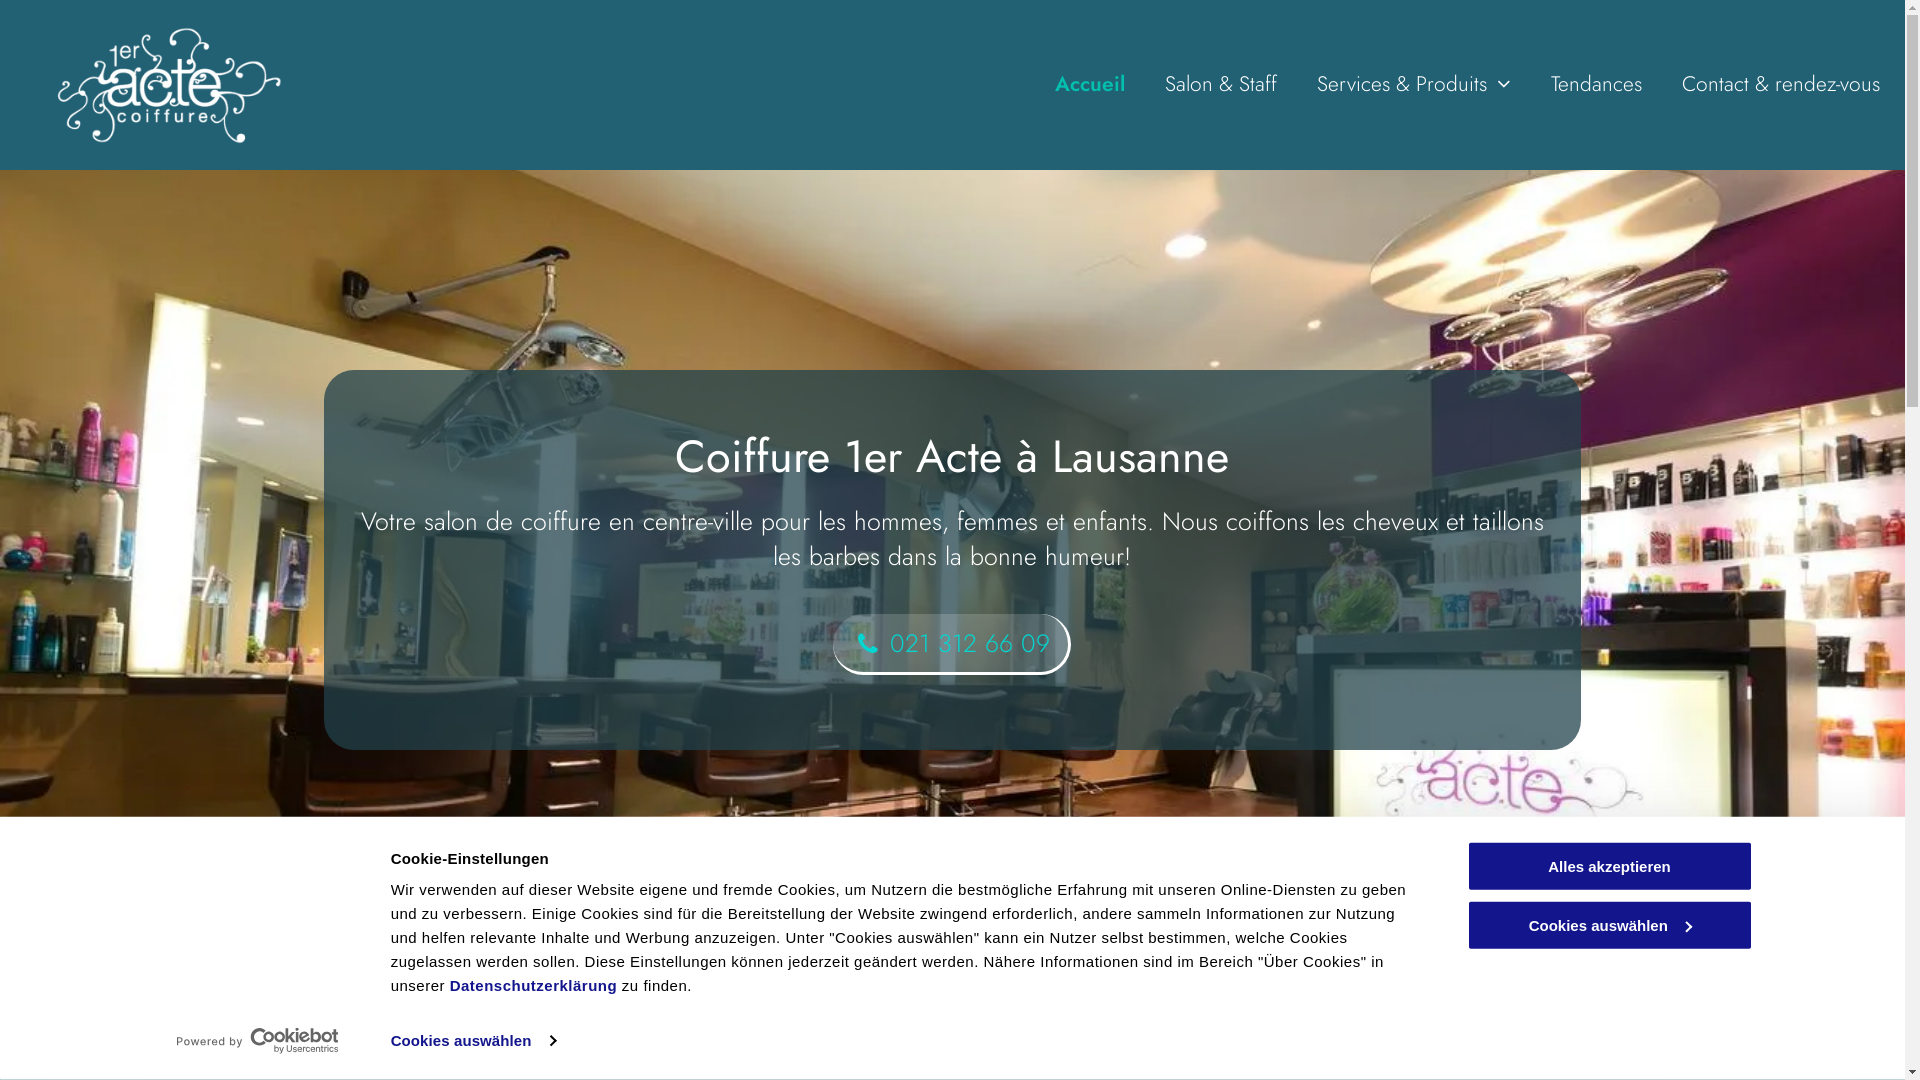 Image resolution: width=1920 pixels, height=1080 pixels. I want to click on 'Services & Produits', so click(1316, 83).